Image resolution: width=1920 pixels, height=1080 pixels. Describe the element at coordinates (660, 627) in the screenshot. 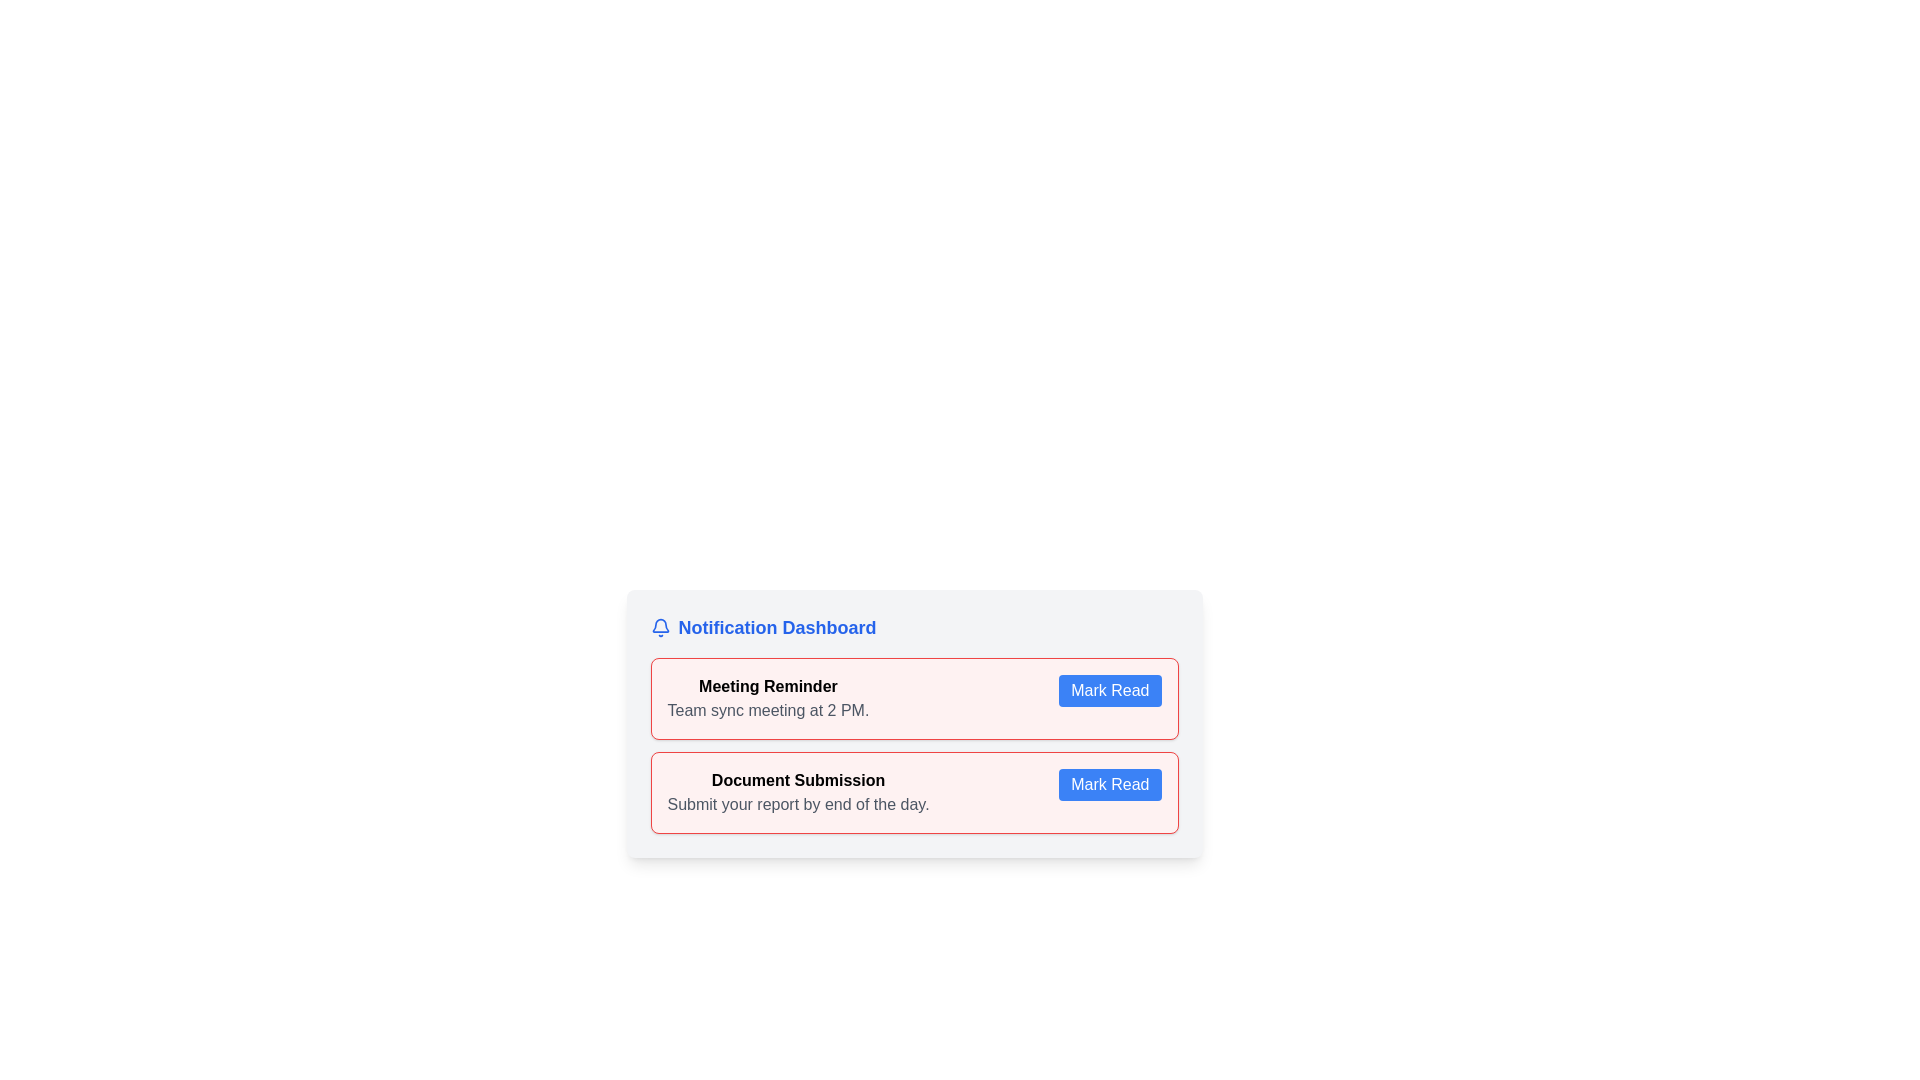

I see `the bell icon with a blue outline located to the far left of the 'Notification Dashboard' title bar` at that location.